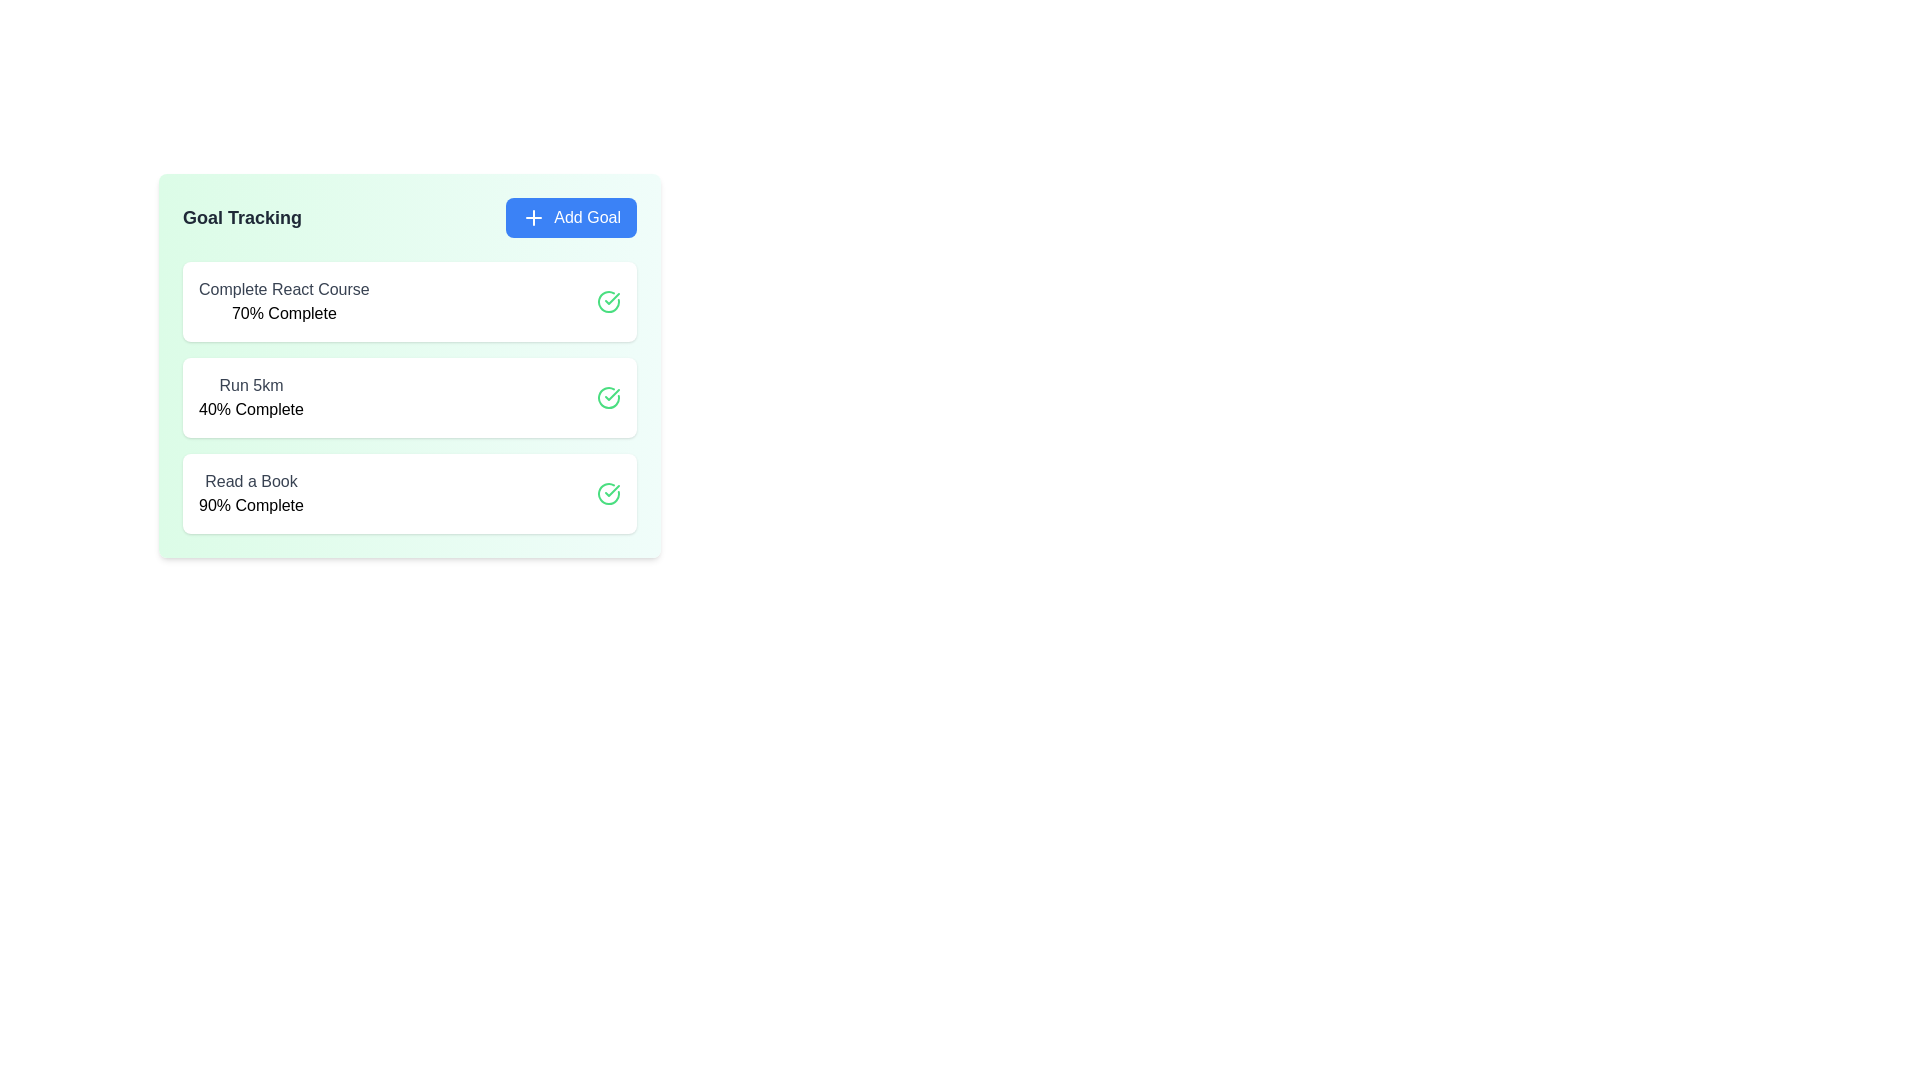 Image resolution: width=1920 pixels, height=1080 pixels. I want to click on the Text Display Block that shows the task label 'Read a Book' and its completion percentage '90% Complete', located in the third card from the top, near the mid-left section above a circular green icon, so click(250, 493).